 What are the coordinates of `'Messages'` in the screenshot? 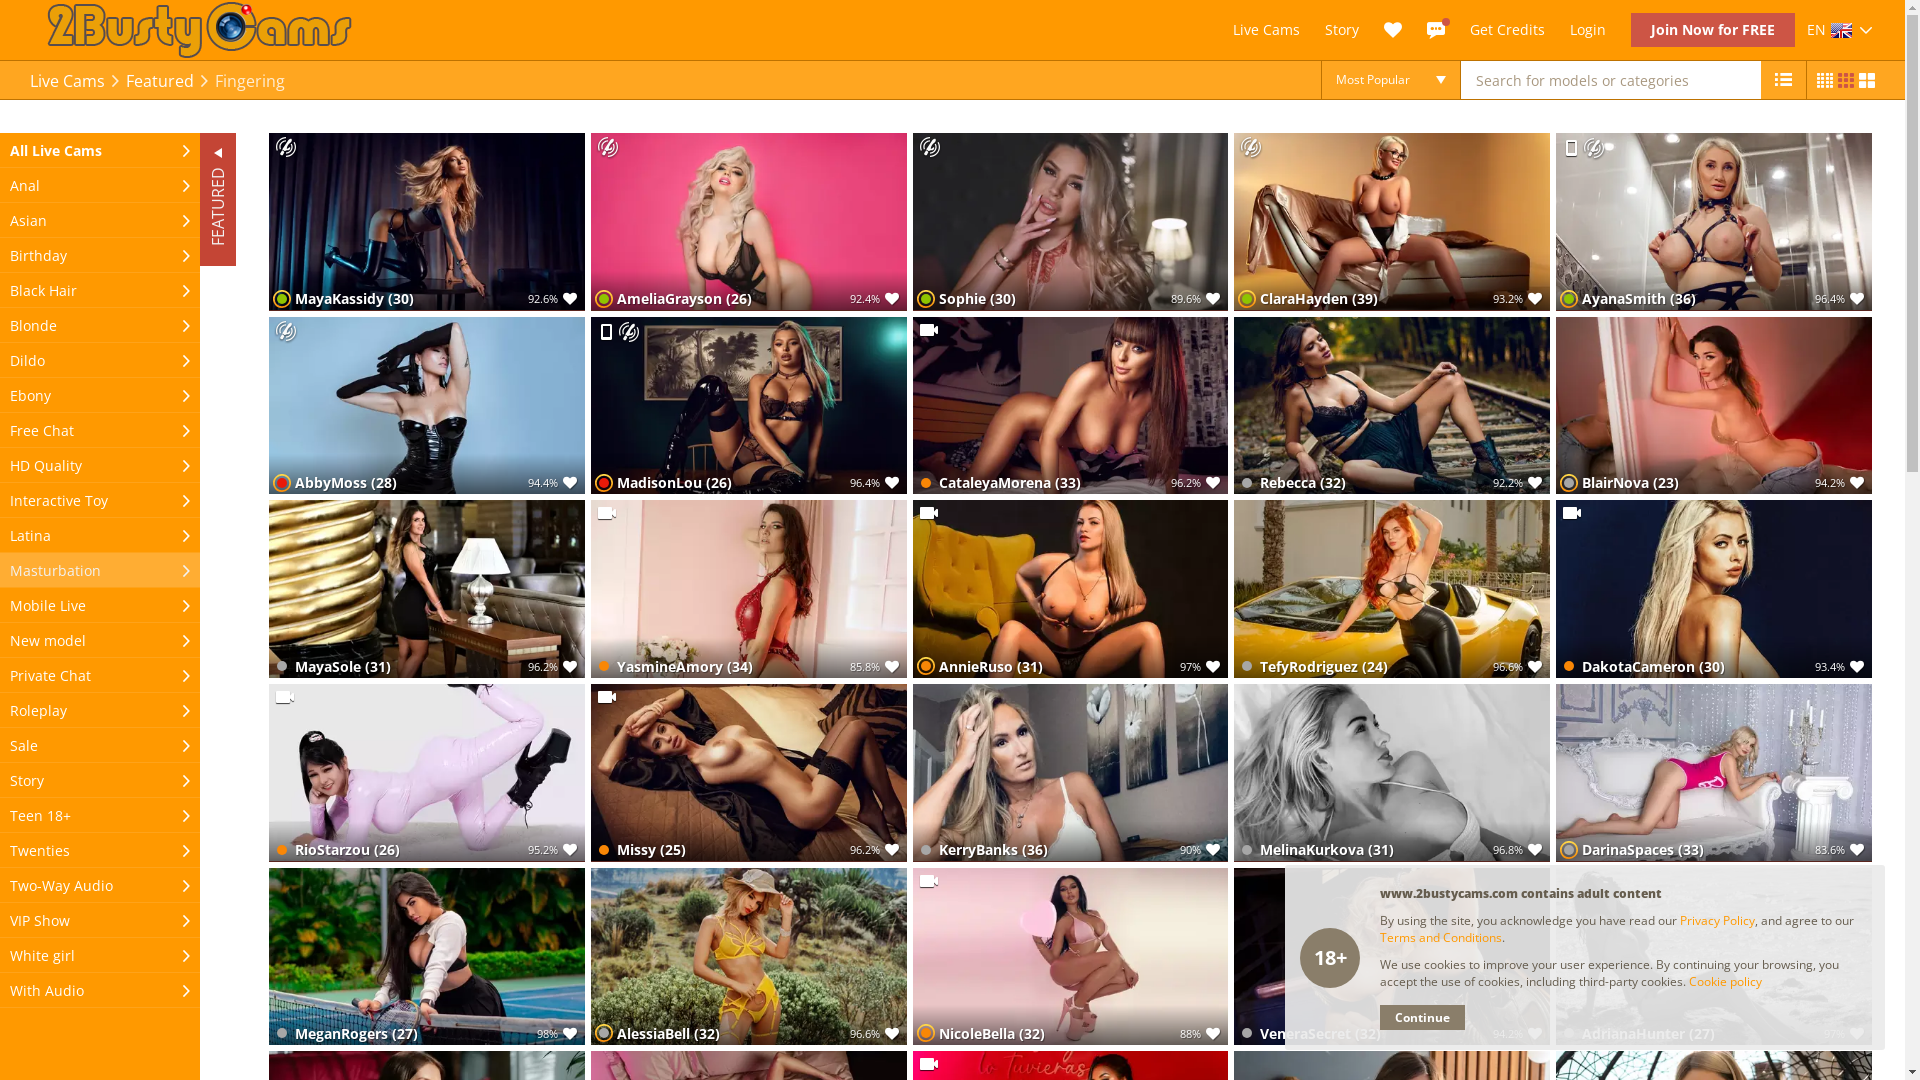 It's located at (1434, 30).